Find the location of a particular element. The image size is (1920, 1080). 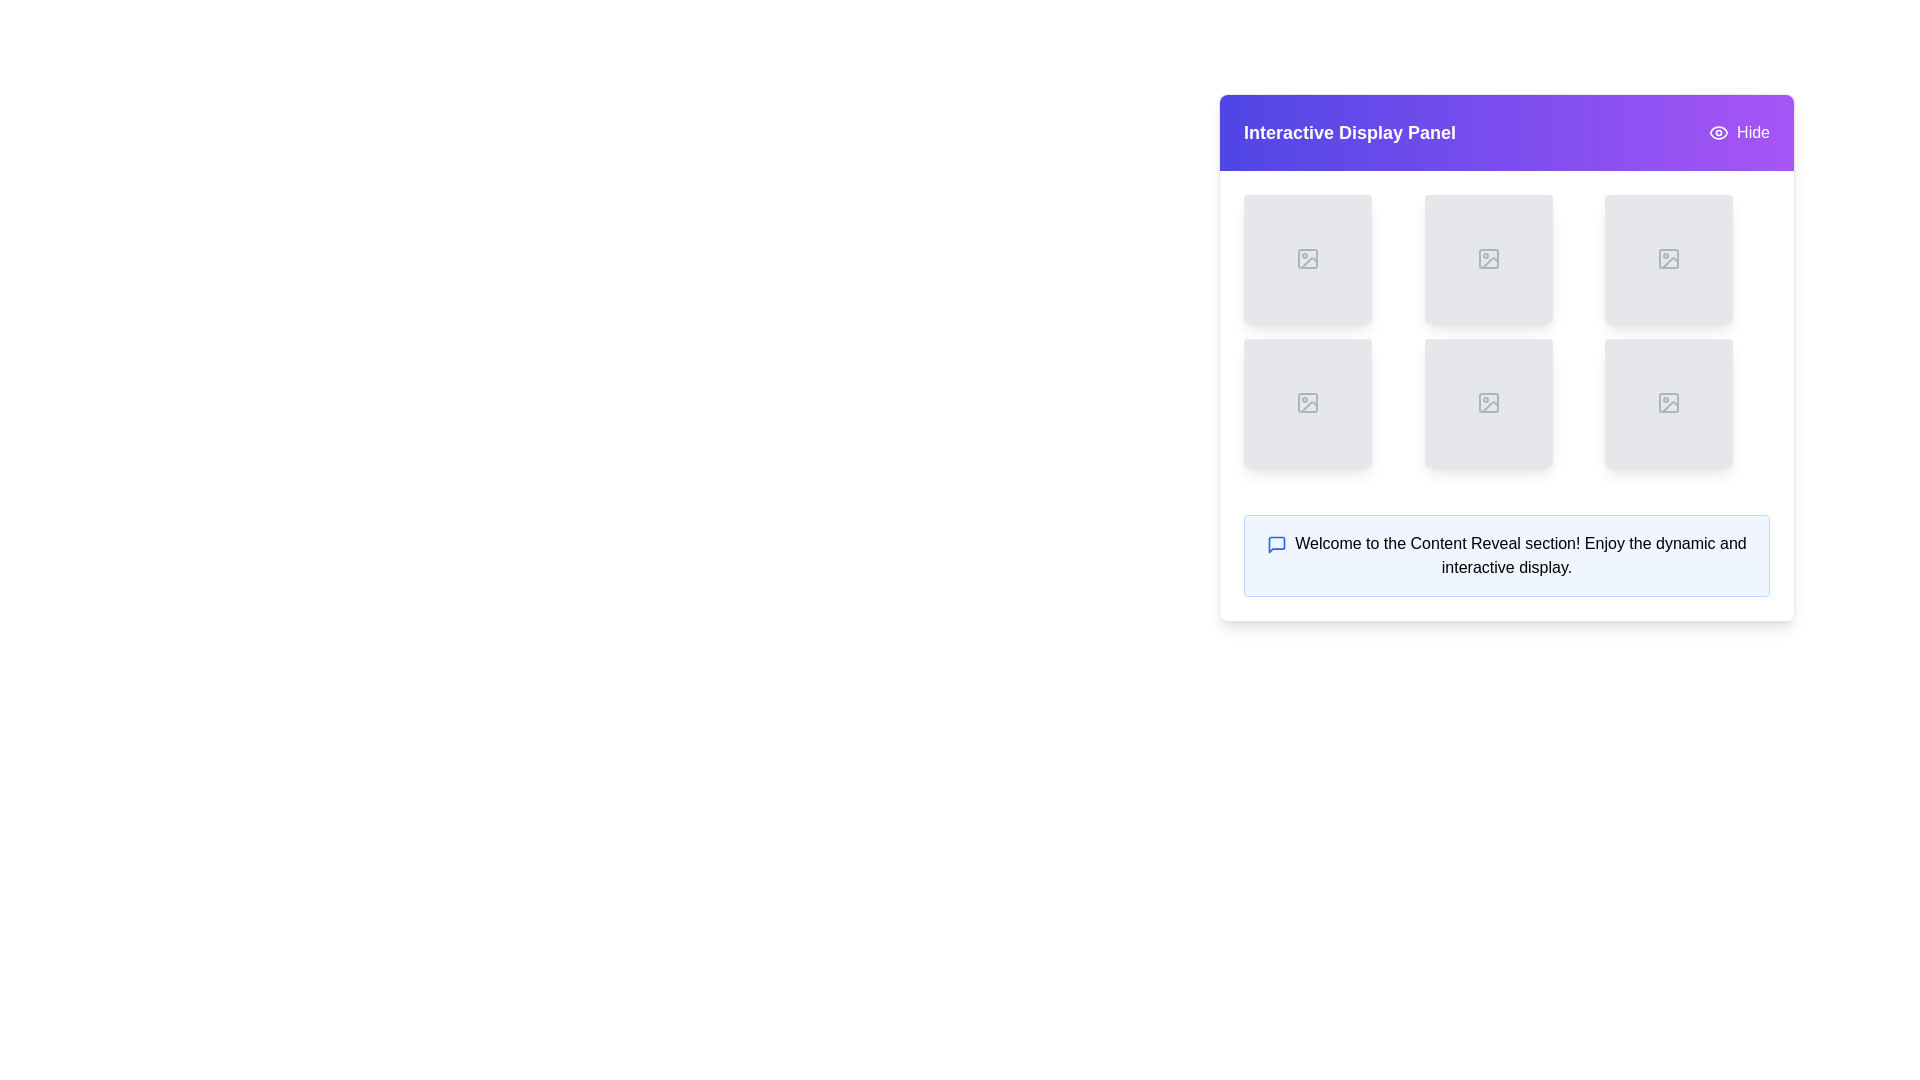

the toggle button located in the top-right corner of the 'Interactive Display Panel' header is located at coordinates (1738, 132).